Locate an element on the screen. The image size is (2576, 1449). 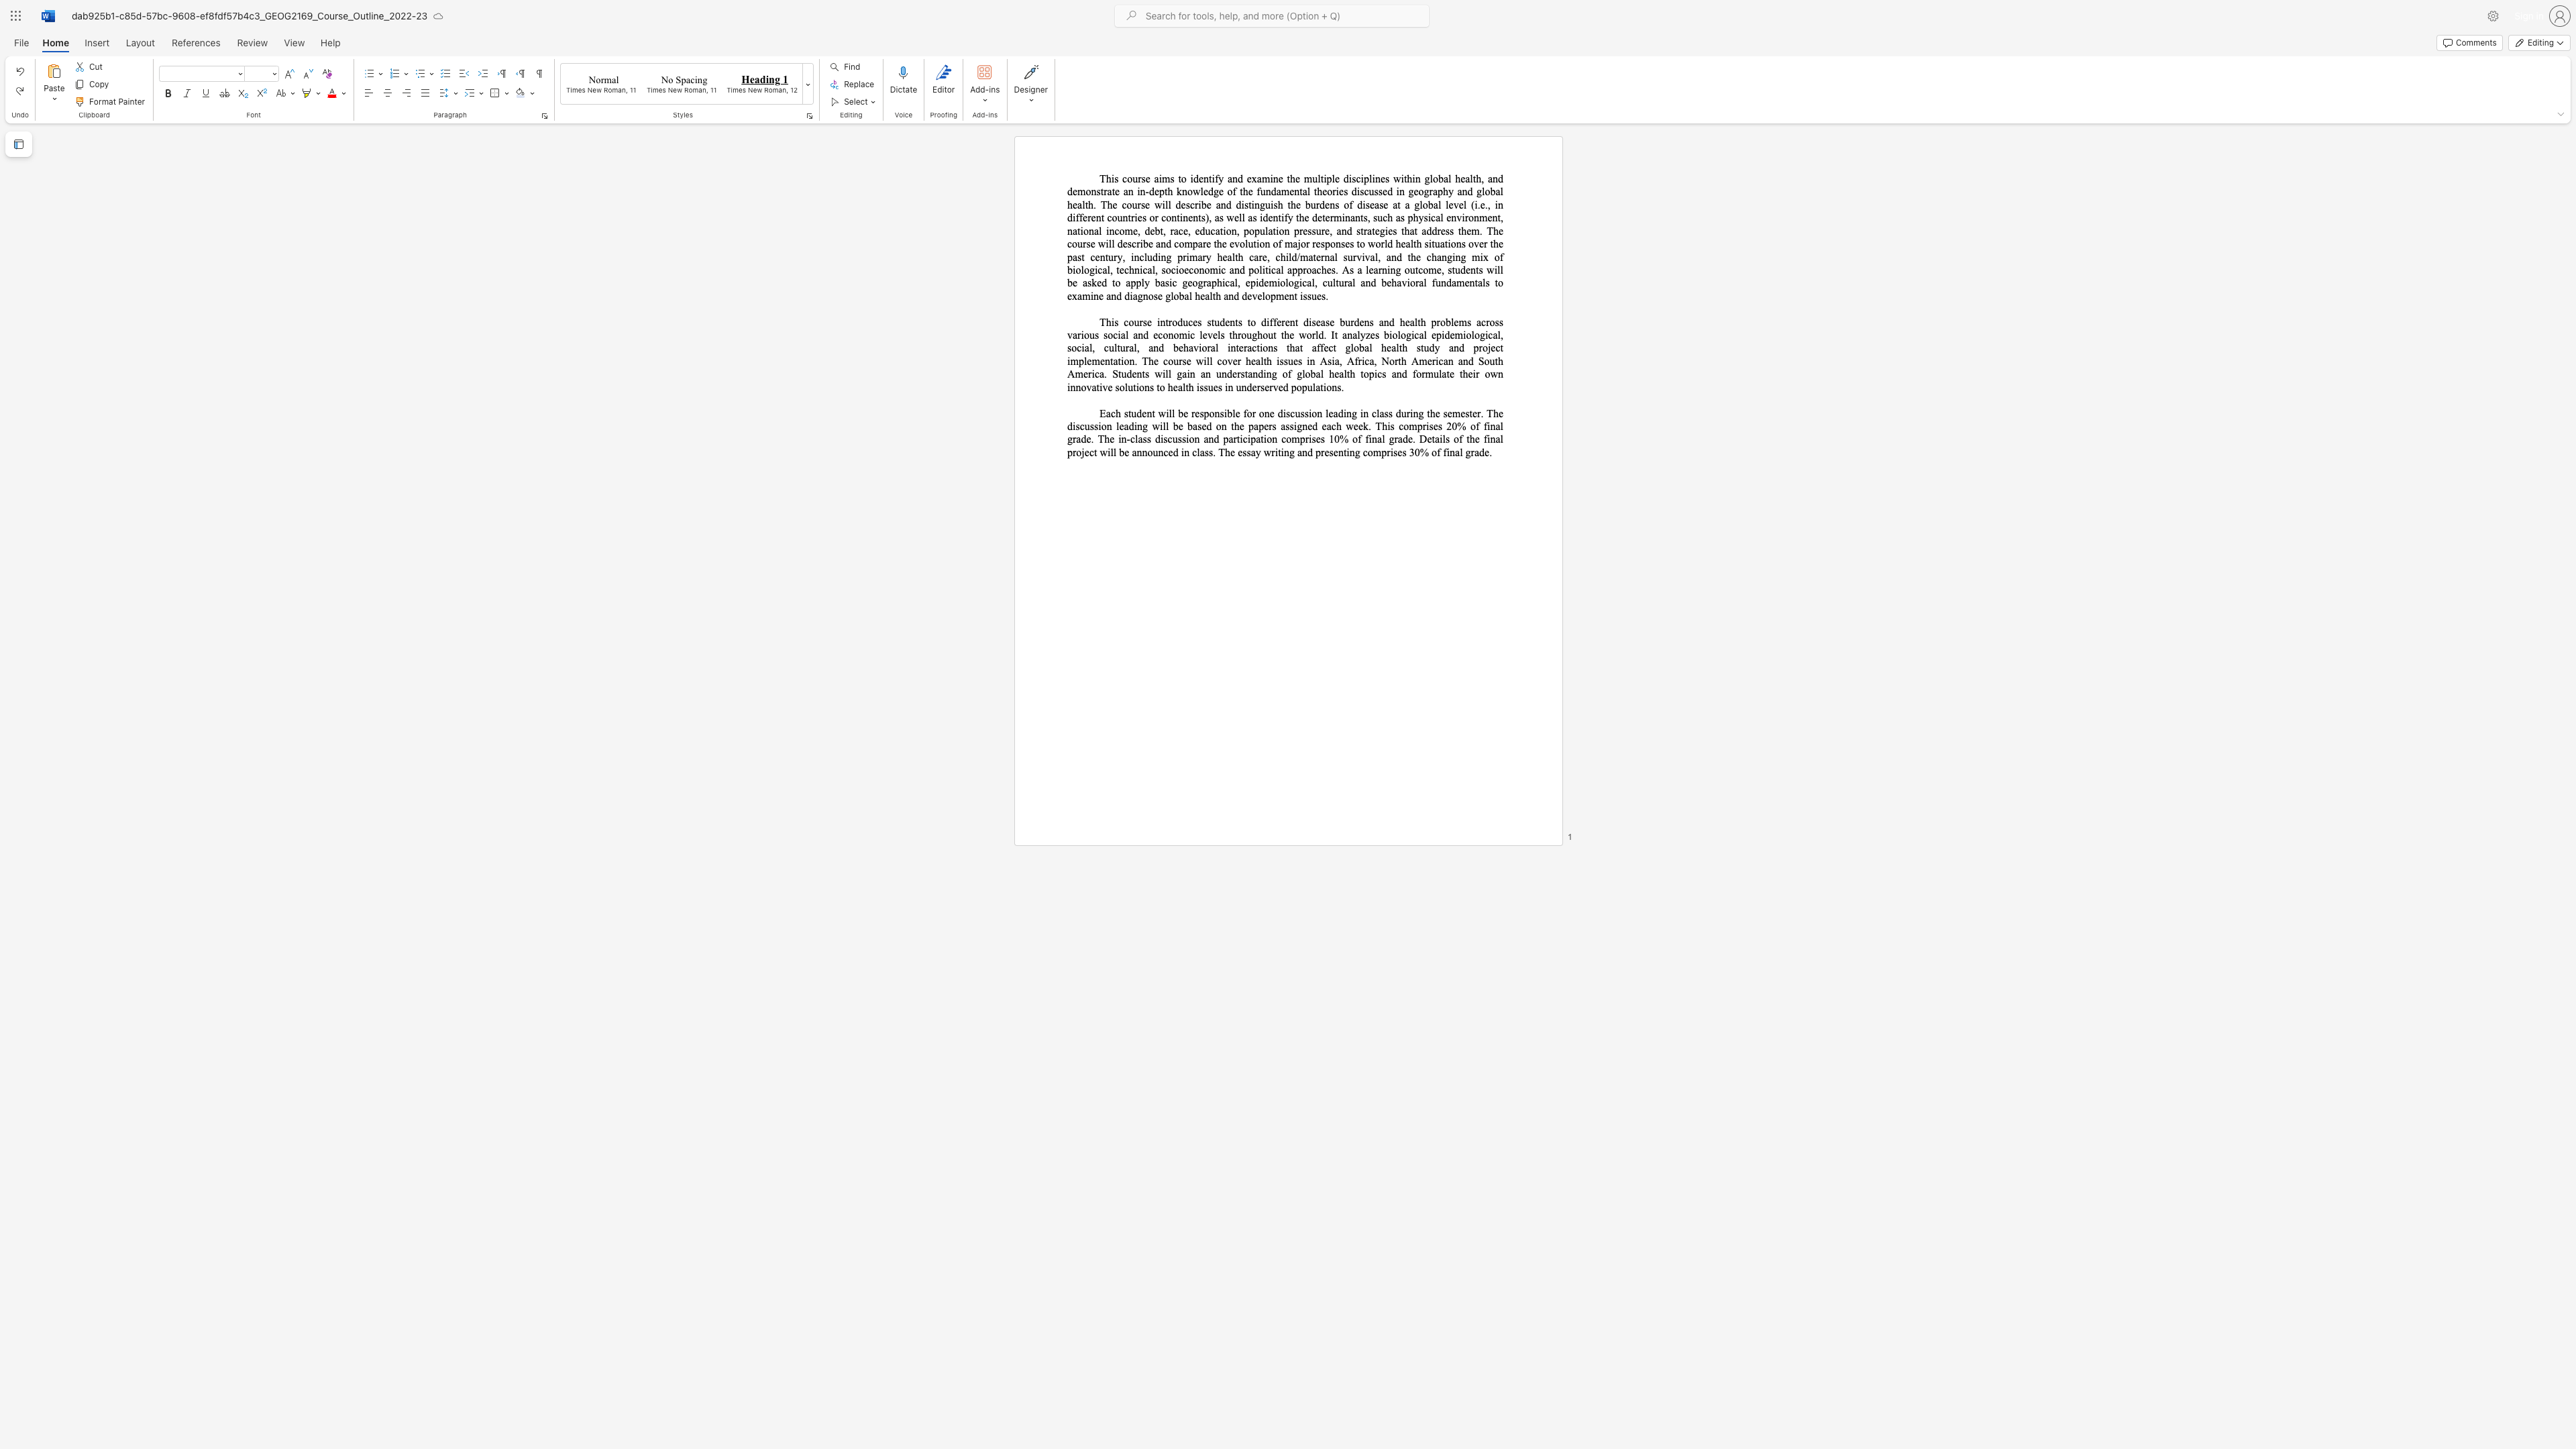
the subset text "l, and the changing mix of biological, technical, socioeconomic and political app" within the text "), as well as identify the determinants, such as physical environment, national income, debt, race, education, population pressure, and strategies that address them. The course will describe and compare the evolution of major responses to world health situations over the past century, including primary health care, child/maternal survival, and the changing mix of biological, technical, socioeconomic and political approaches." is located at coordinates (1373, 256).